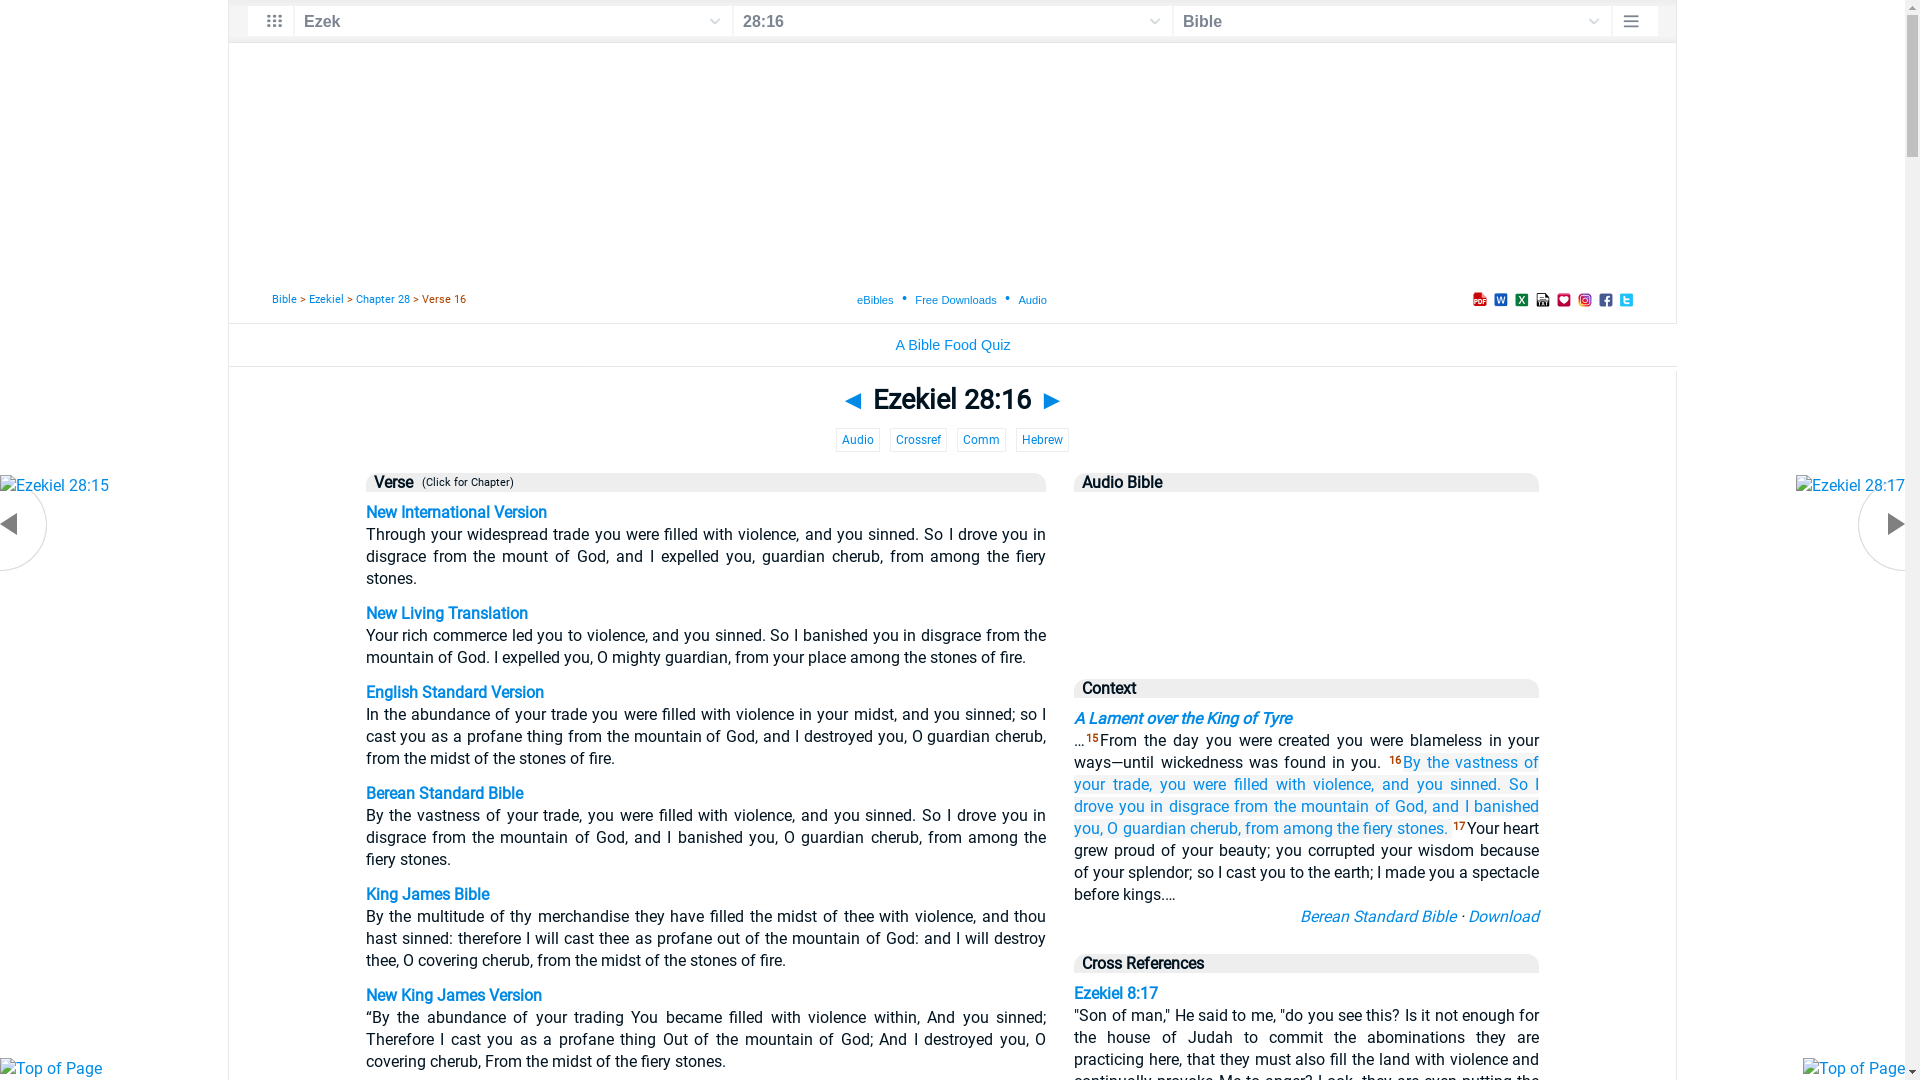 This screenshot has width=1920, height=1080. Describe the element at coordinates (426, 893) in the screenshot. I see `'King James Bible'` at that location.